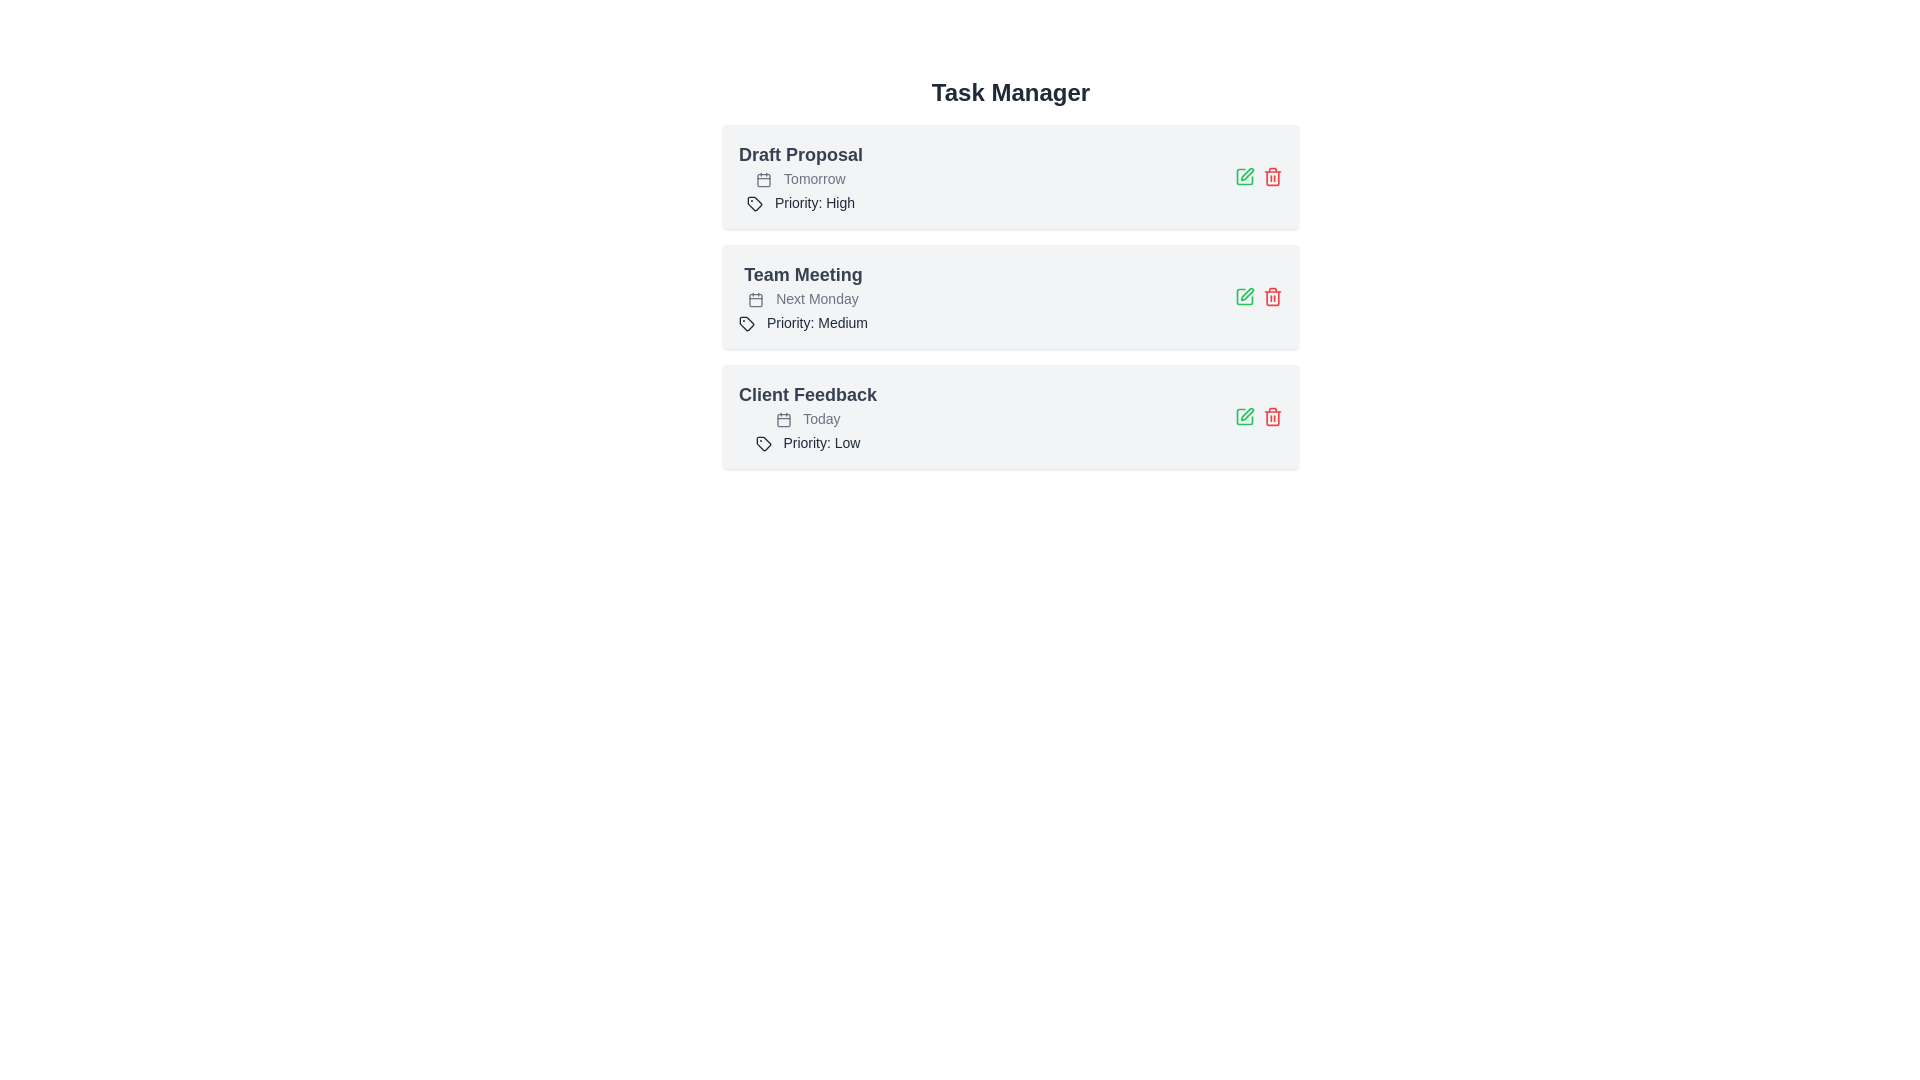  I want to click on details of the Task card widget located at the bottom of the task list, which includes the task title, associated date, and priority level, so click(1011, 415).